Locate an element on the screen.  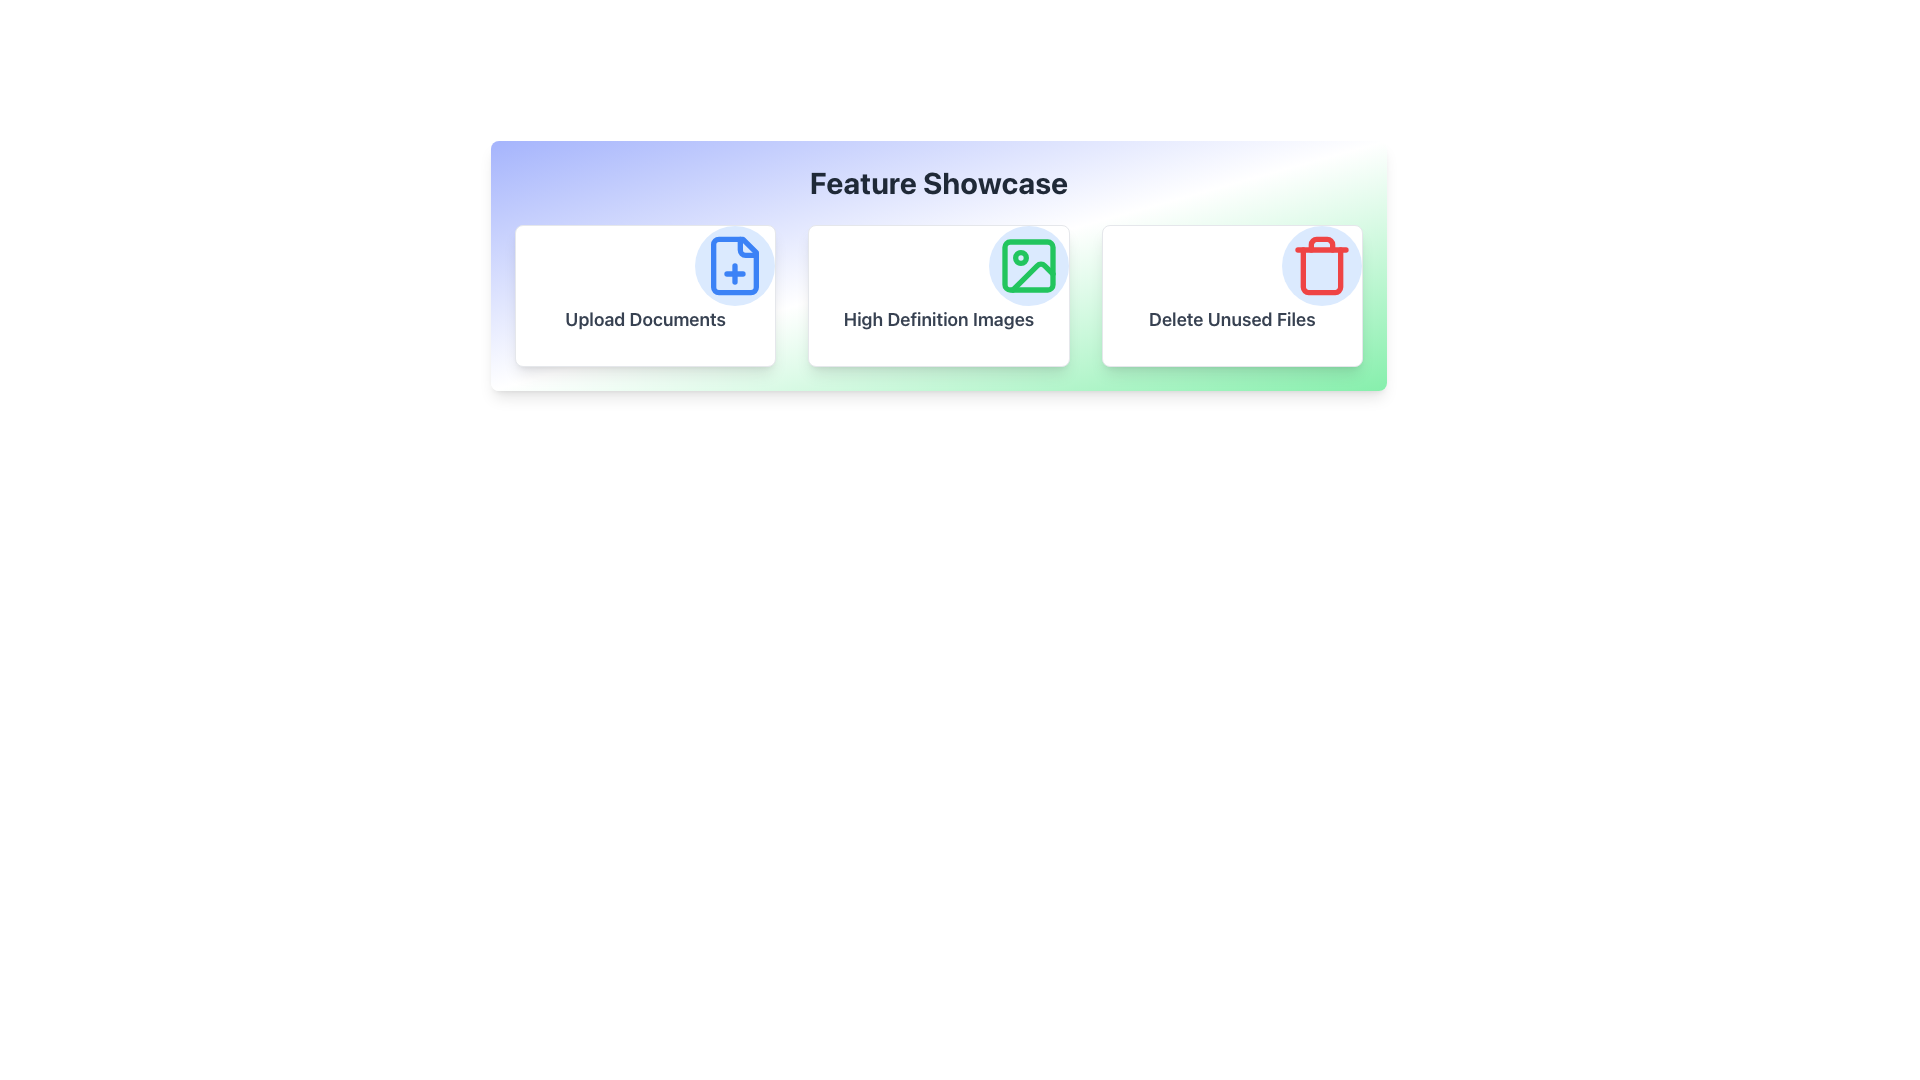
the non-interactive header or title that provides an introductory label for the section above the feature cards is located at coordinates (938, 182).